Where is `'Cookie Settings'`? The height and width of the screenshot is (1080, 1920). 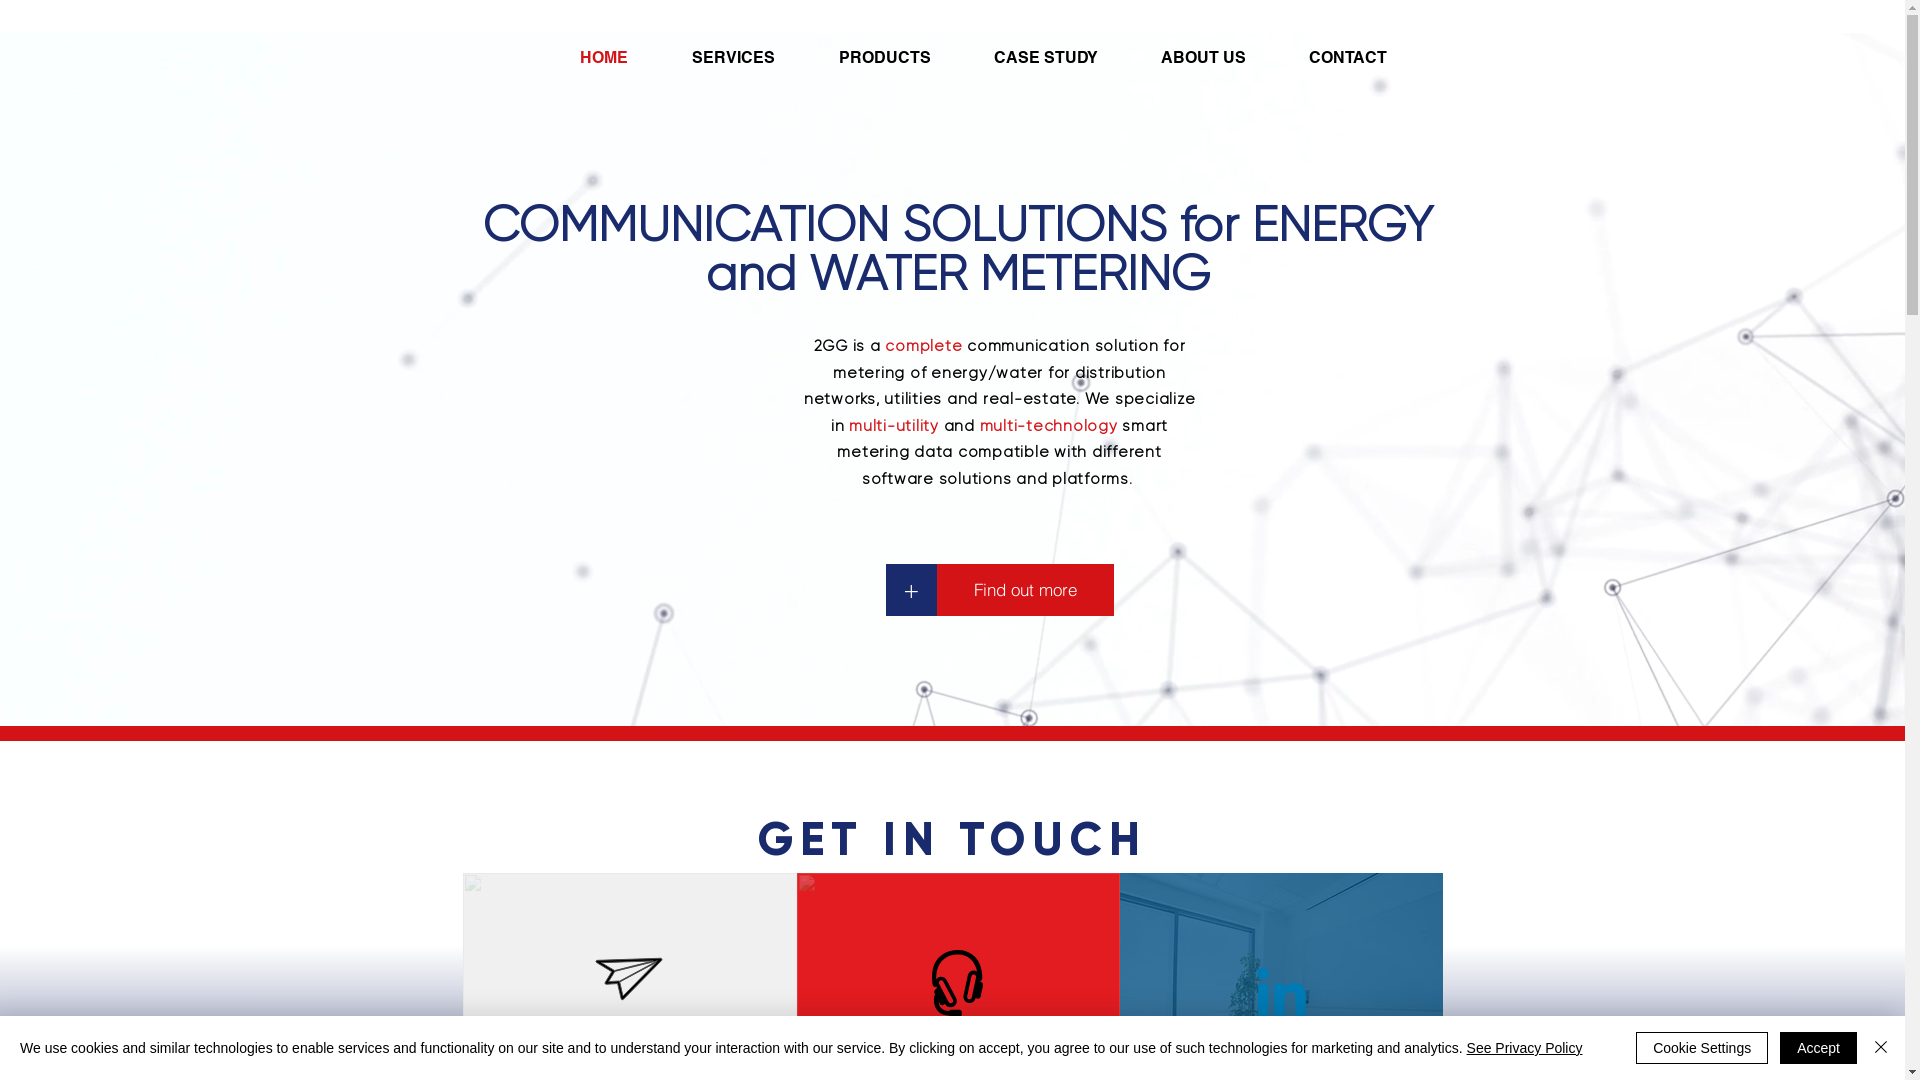
'Cookie Settings' is located at coordinates (1636, 1047).